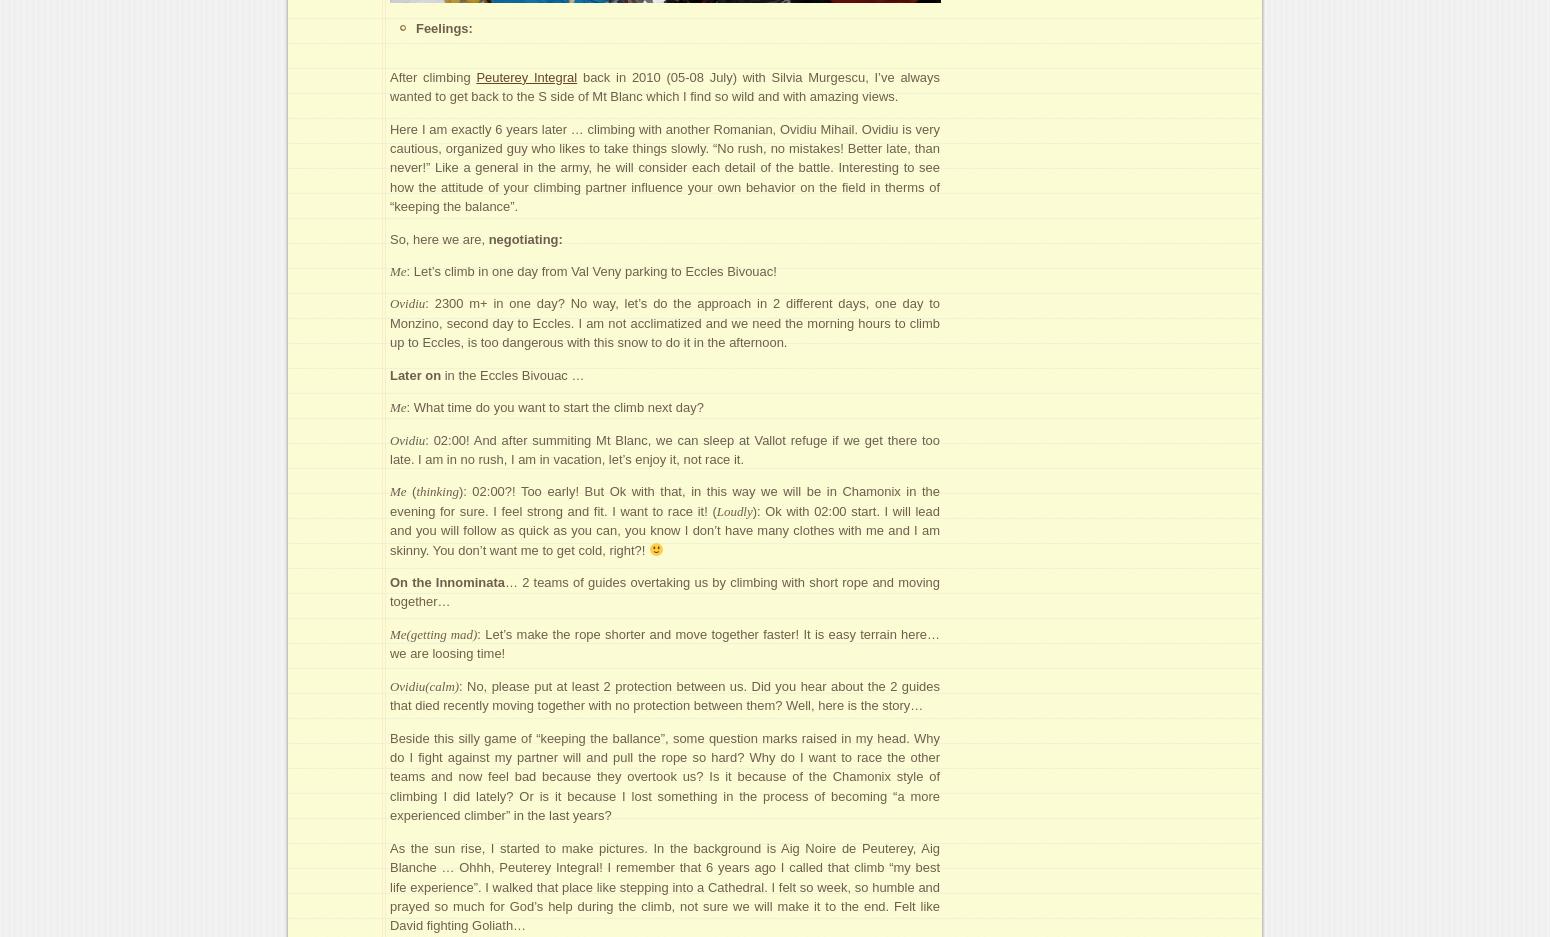 The image size is (1550, 937). What do you see at coordinates (433, 633) in the screenshot?
I see `'Me(getting mad)'` at bounding box center [433, 633].